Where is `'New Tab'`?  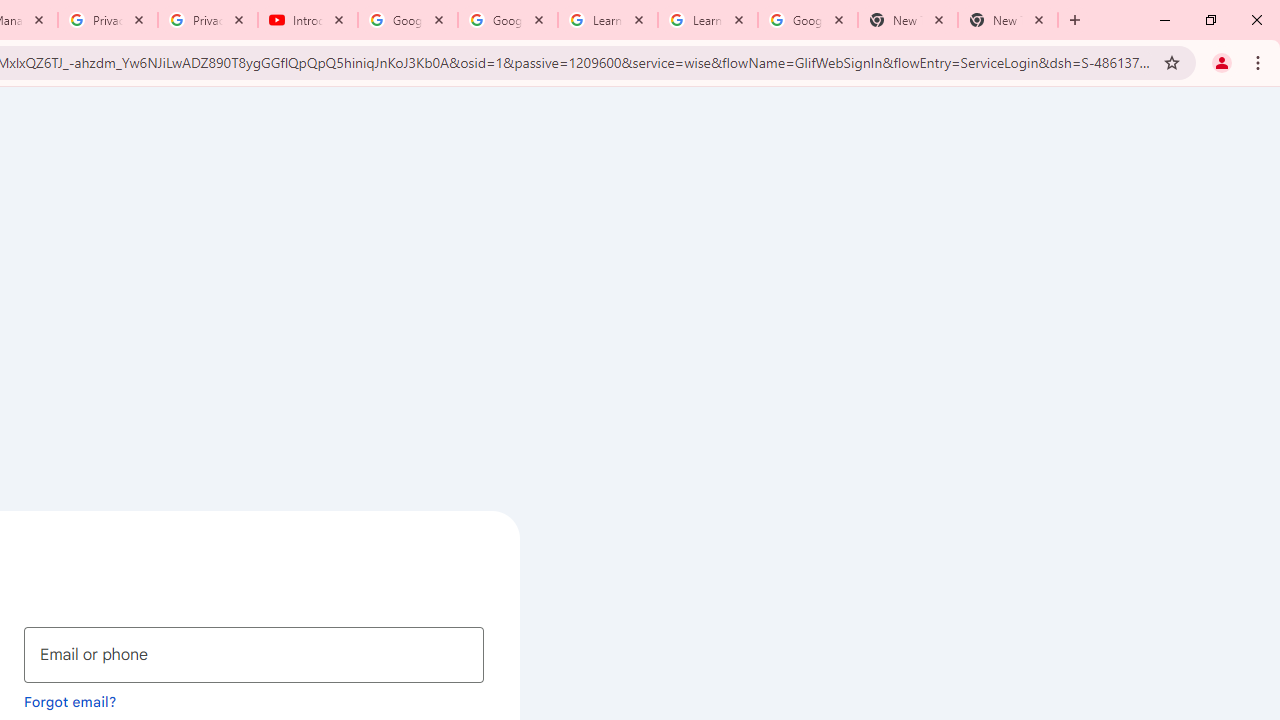 'New Tab' is located at coordinates (1008, 20).